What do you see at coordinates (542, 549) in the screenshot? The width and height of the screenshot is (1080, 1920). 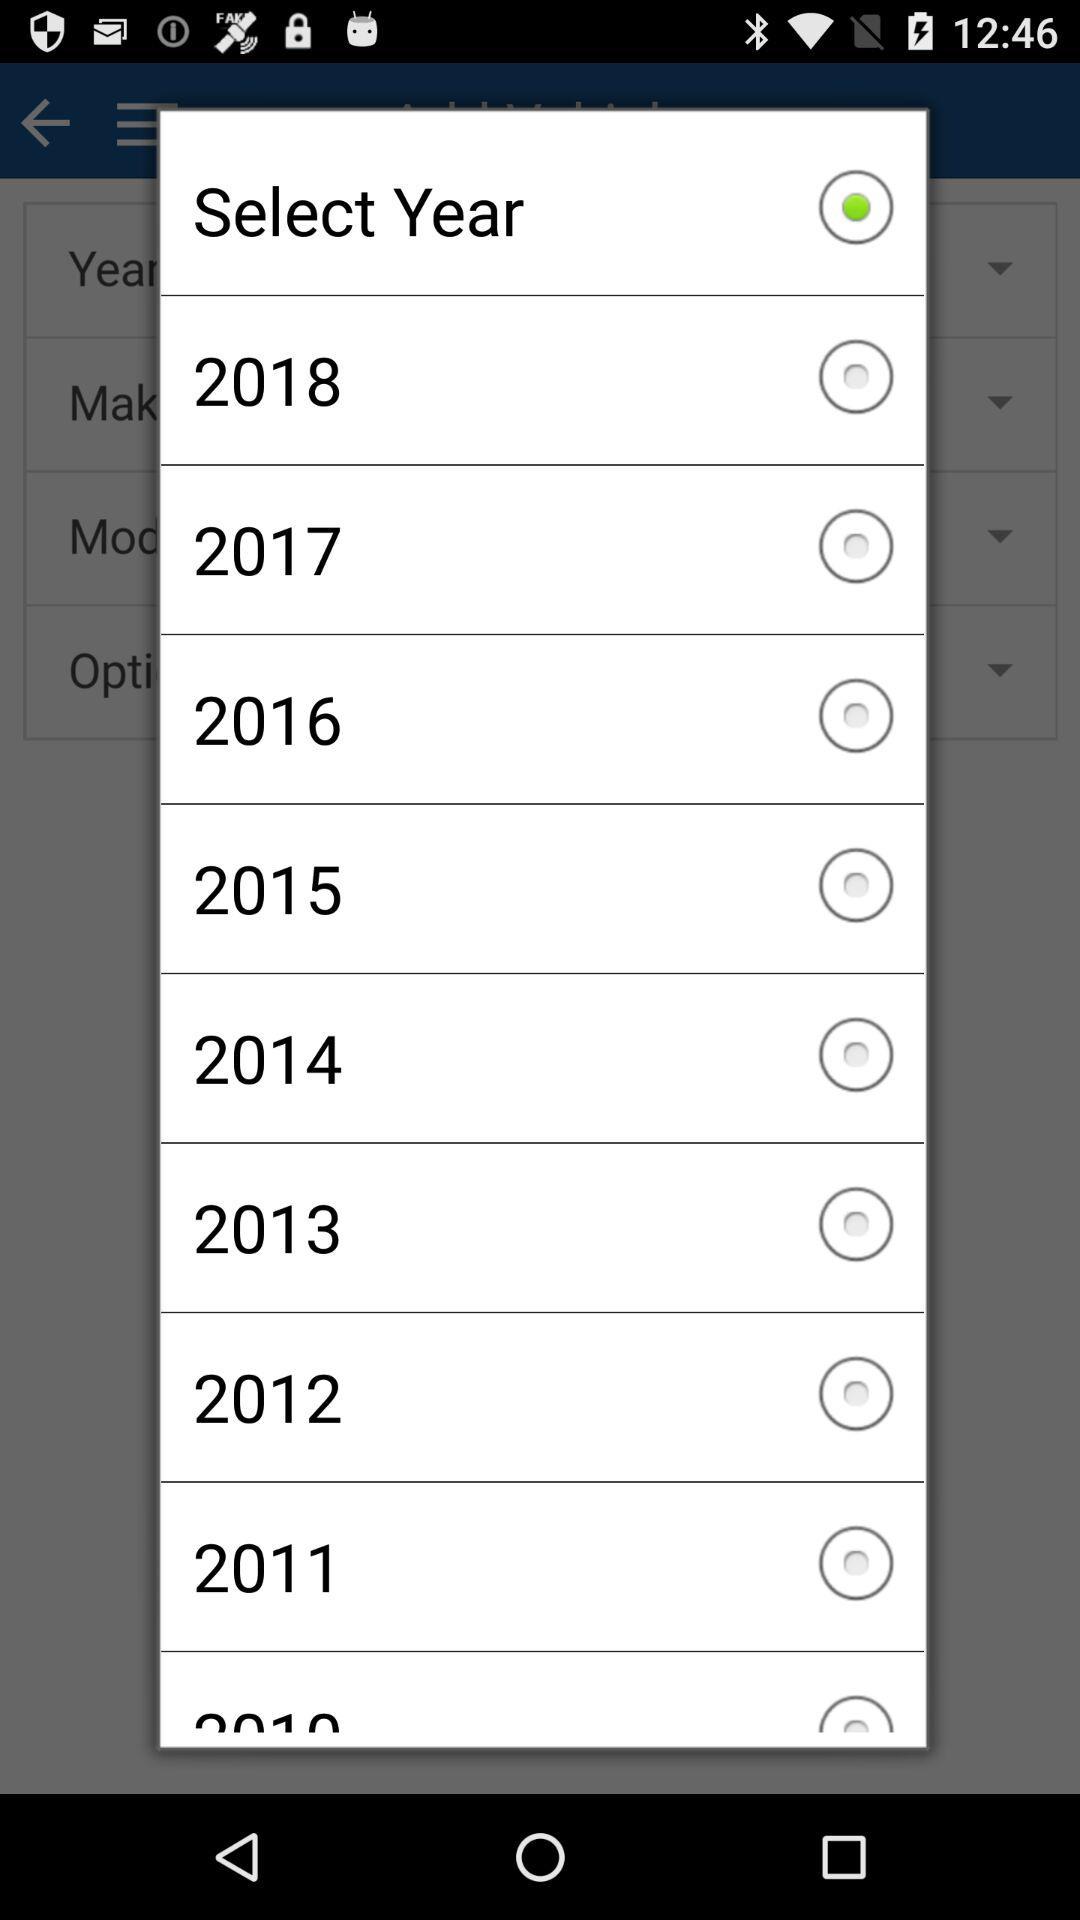 I see `2017 checkbox` at bounding box center [542, 549].